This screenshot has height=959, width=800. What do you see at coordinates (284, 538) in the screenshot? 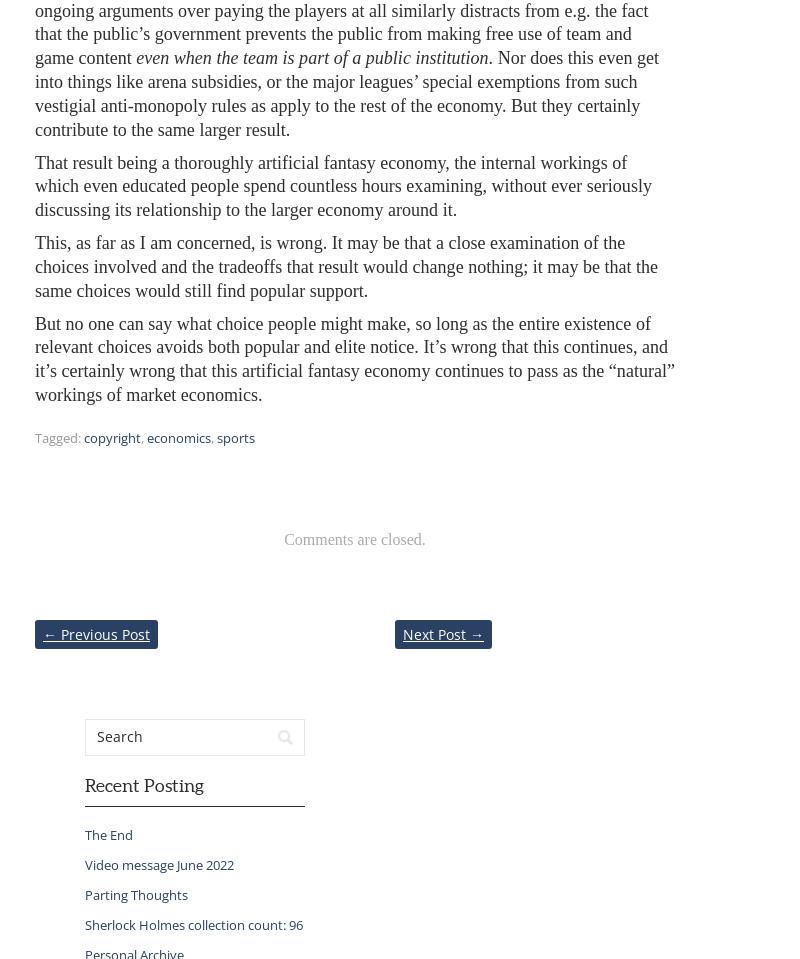
I see `'Comments are closed.'` at bounding box center [284, 538].